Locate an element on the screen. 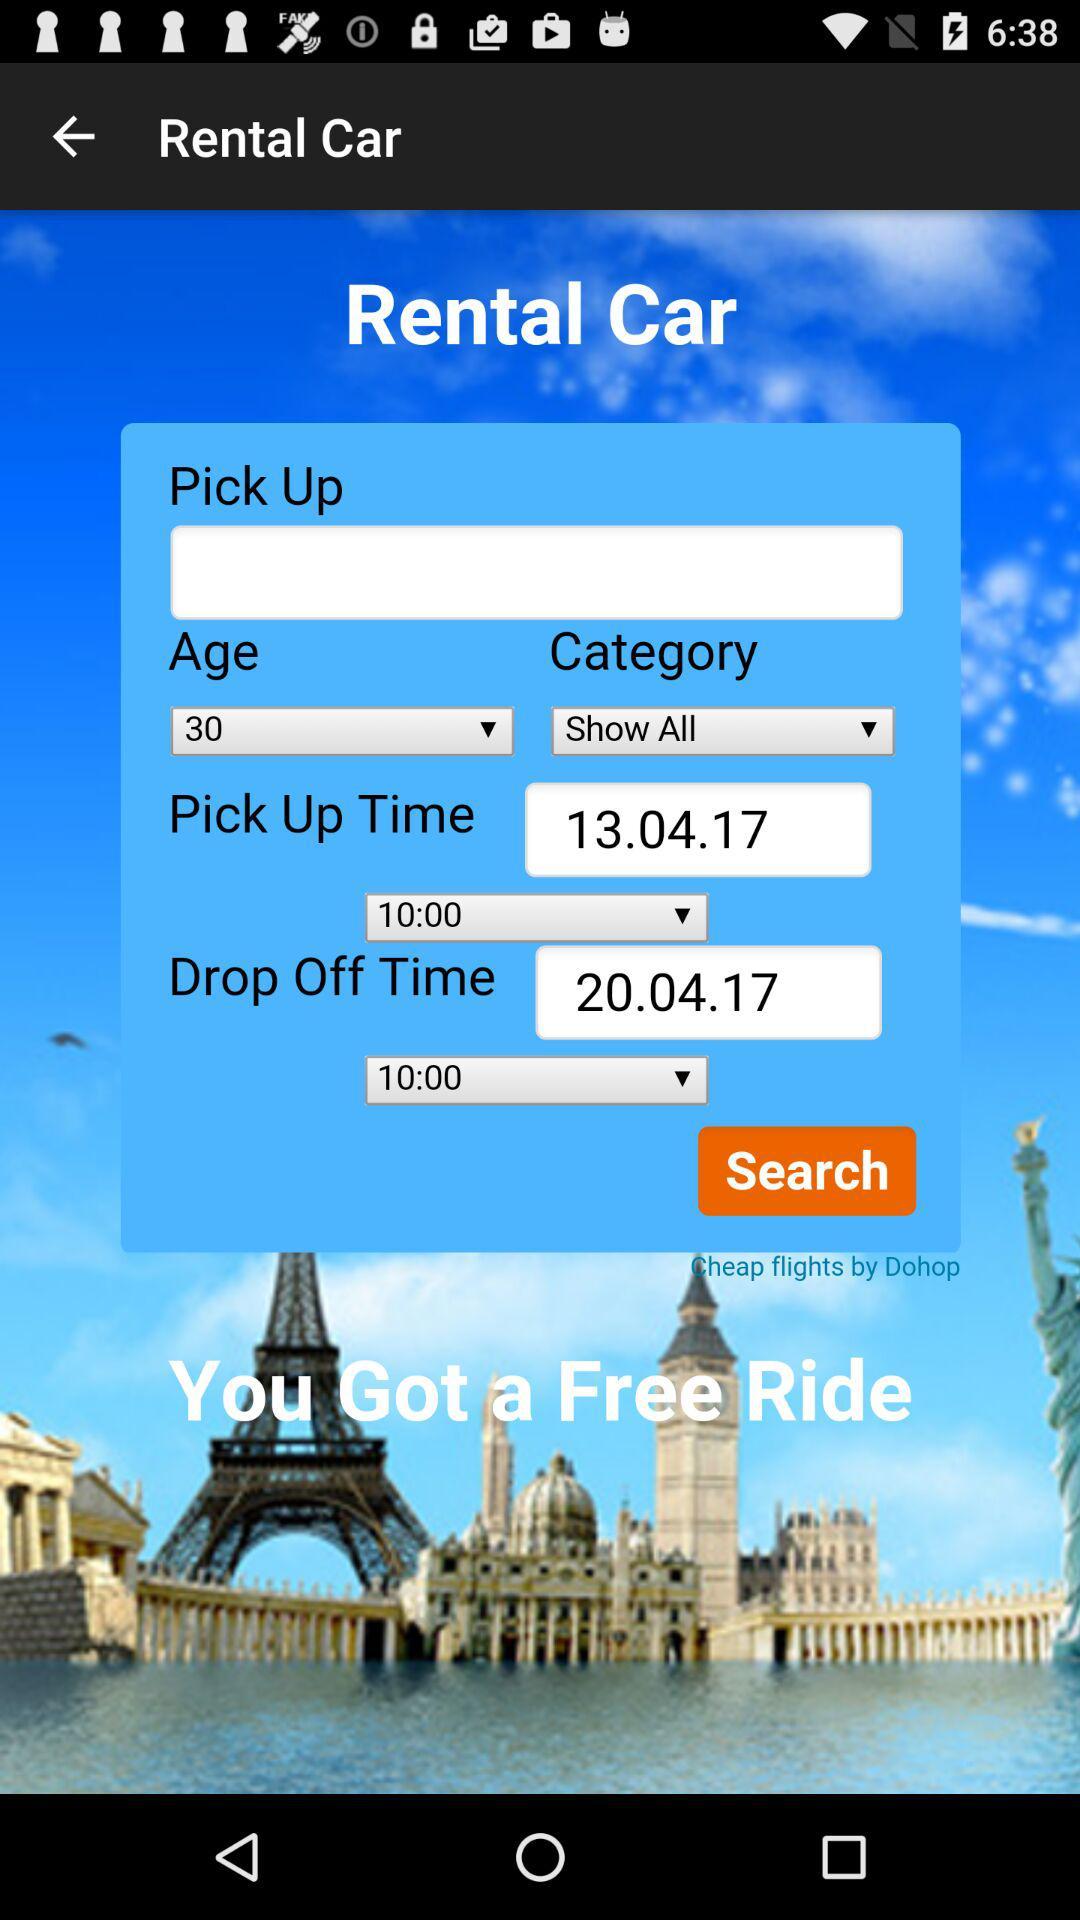 The image size is (1080, 1920). advertisement page is located at coordinates (540, 1002).